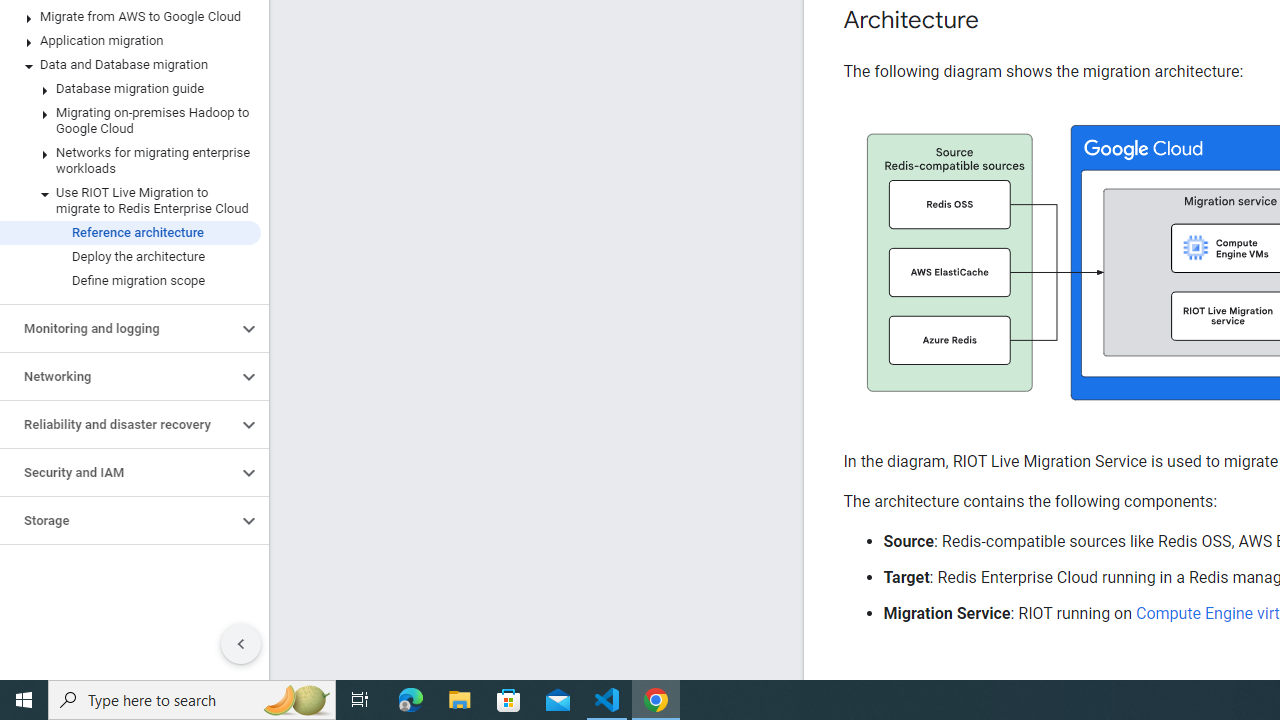 The image size is (1280, 720). I want to click on 'Networking', so click(117, 376).